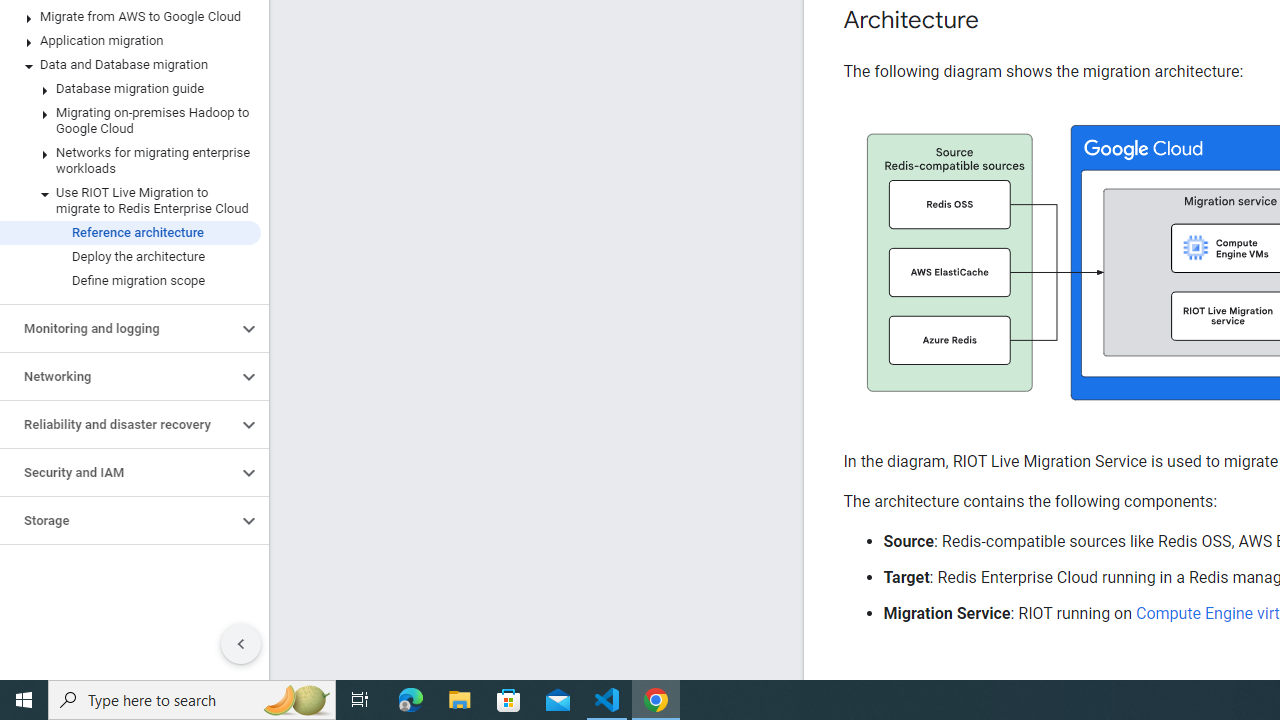 The image size is (1280, 720). I want to click on 'Networking', so click(117, 376).